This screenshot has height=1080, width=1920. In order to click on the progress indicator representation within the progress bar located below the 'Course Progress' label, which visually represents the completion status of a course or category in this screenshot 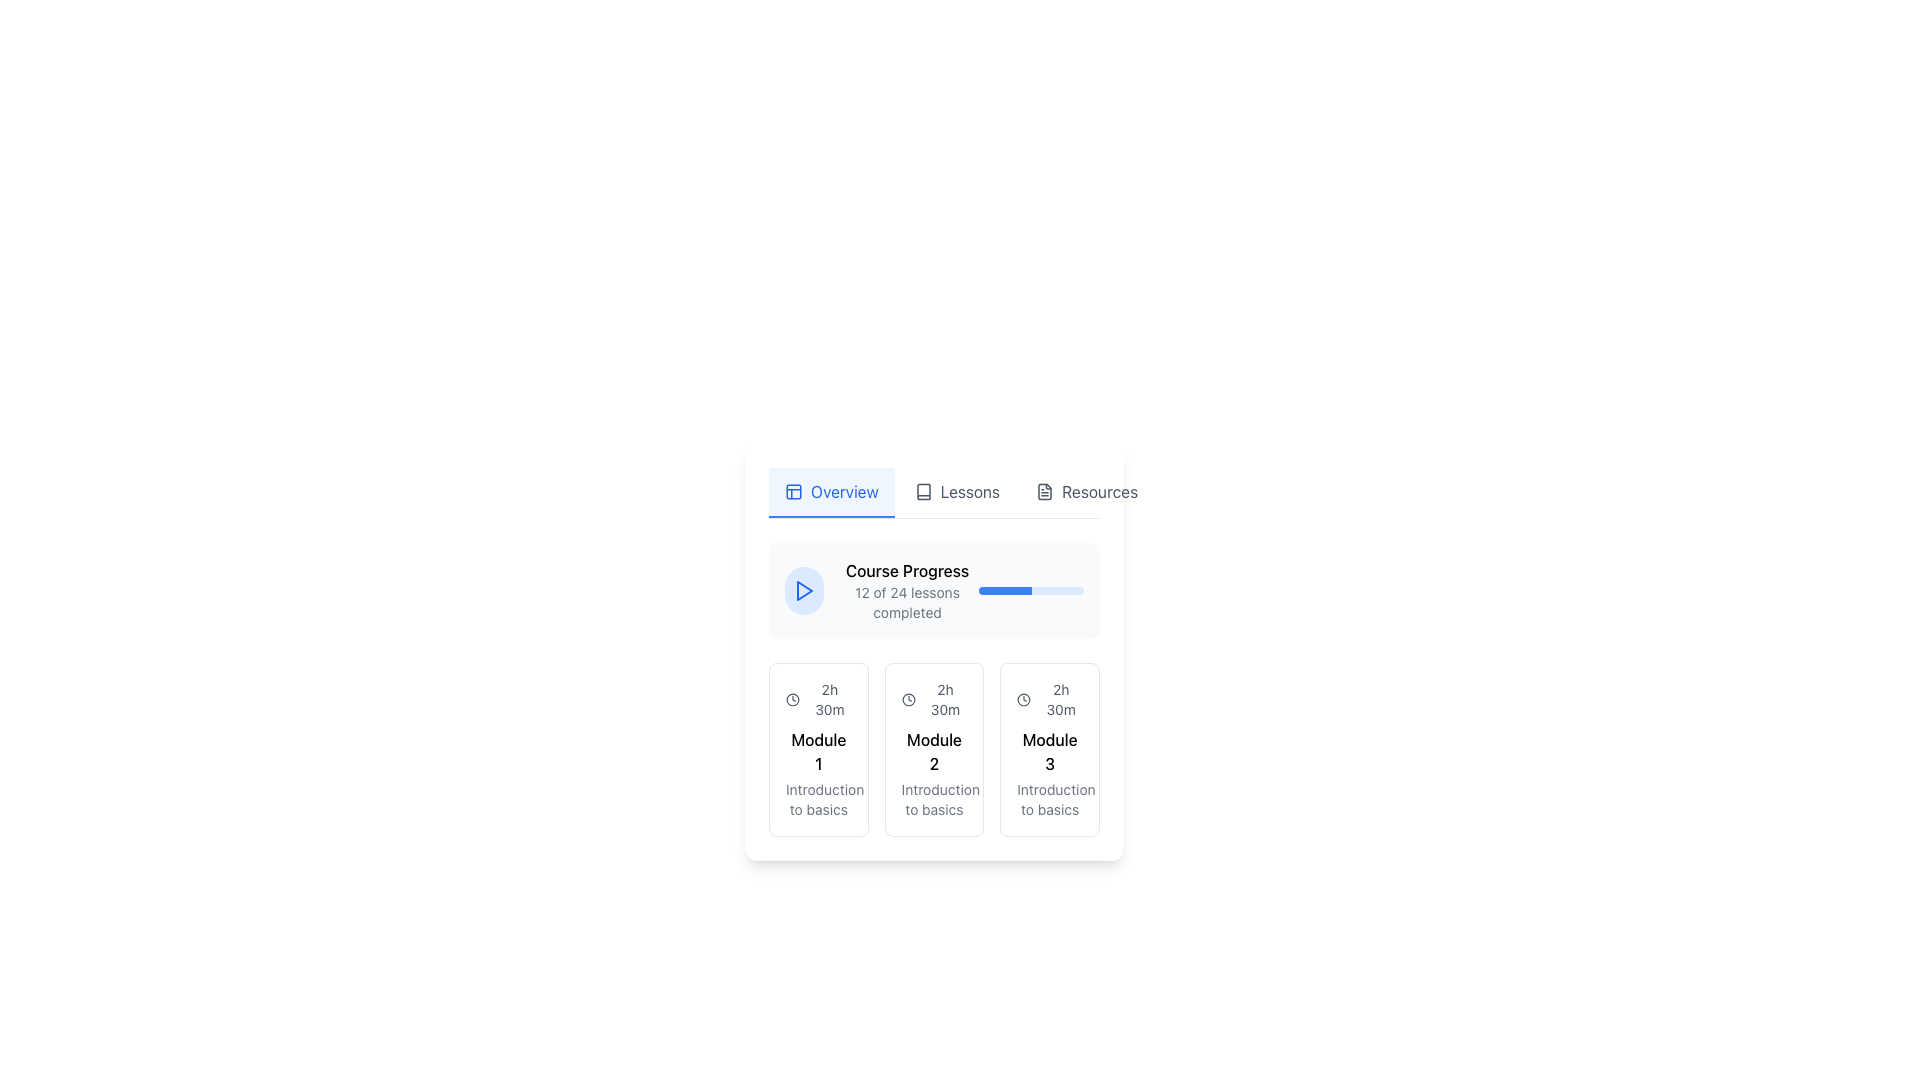, I will do `click(1005, 589)`.